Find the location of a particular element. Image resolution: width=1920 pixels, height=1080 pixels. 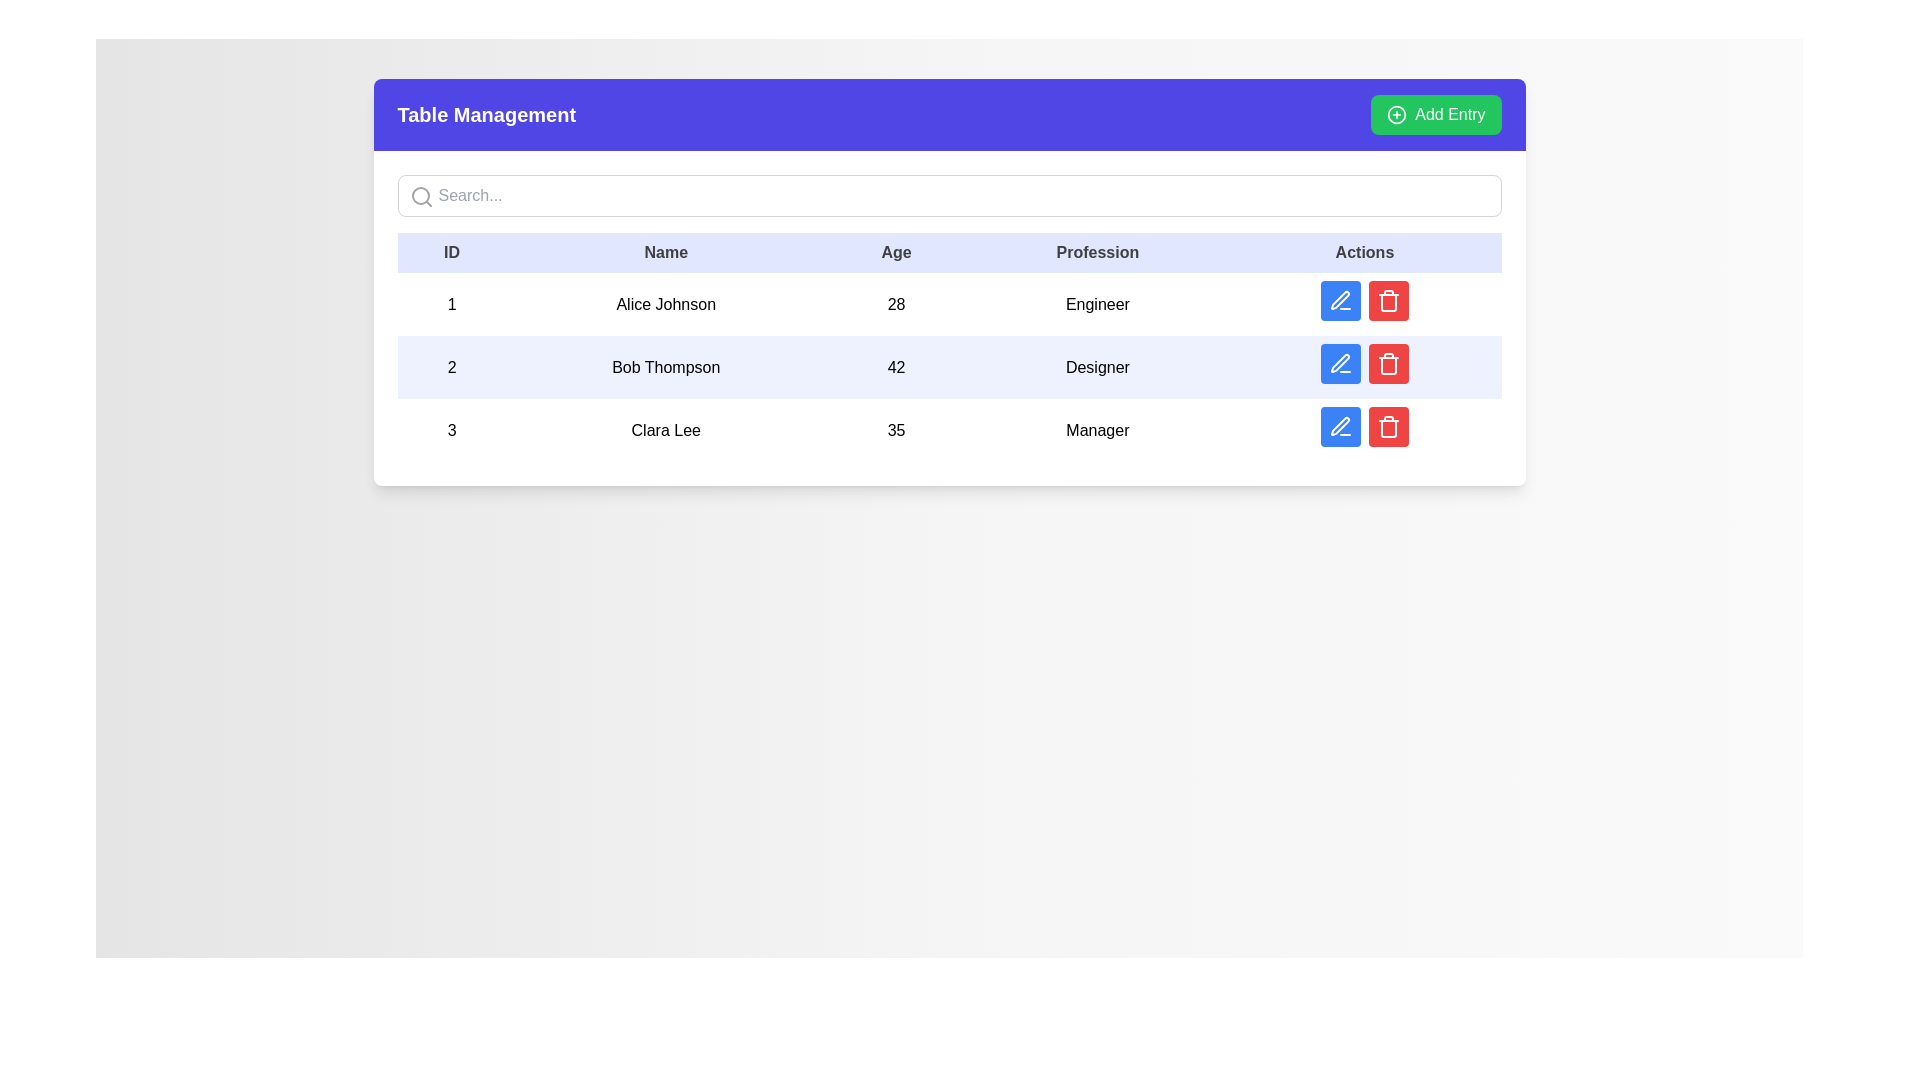

text from the table cell displaying the number '35' for 'Clara Lee' under the 'Age' column is located at coordinates (895, 429).